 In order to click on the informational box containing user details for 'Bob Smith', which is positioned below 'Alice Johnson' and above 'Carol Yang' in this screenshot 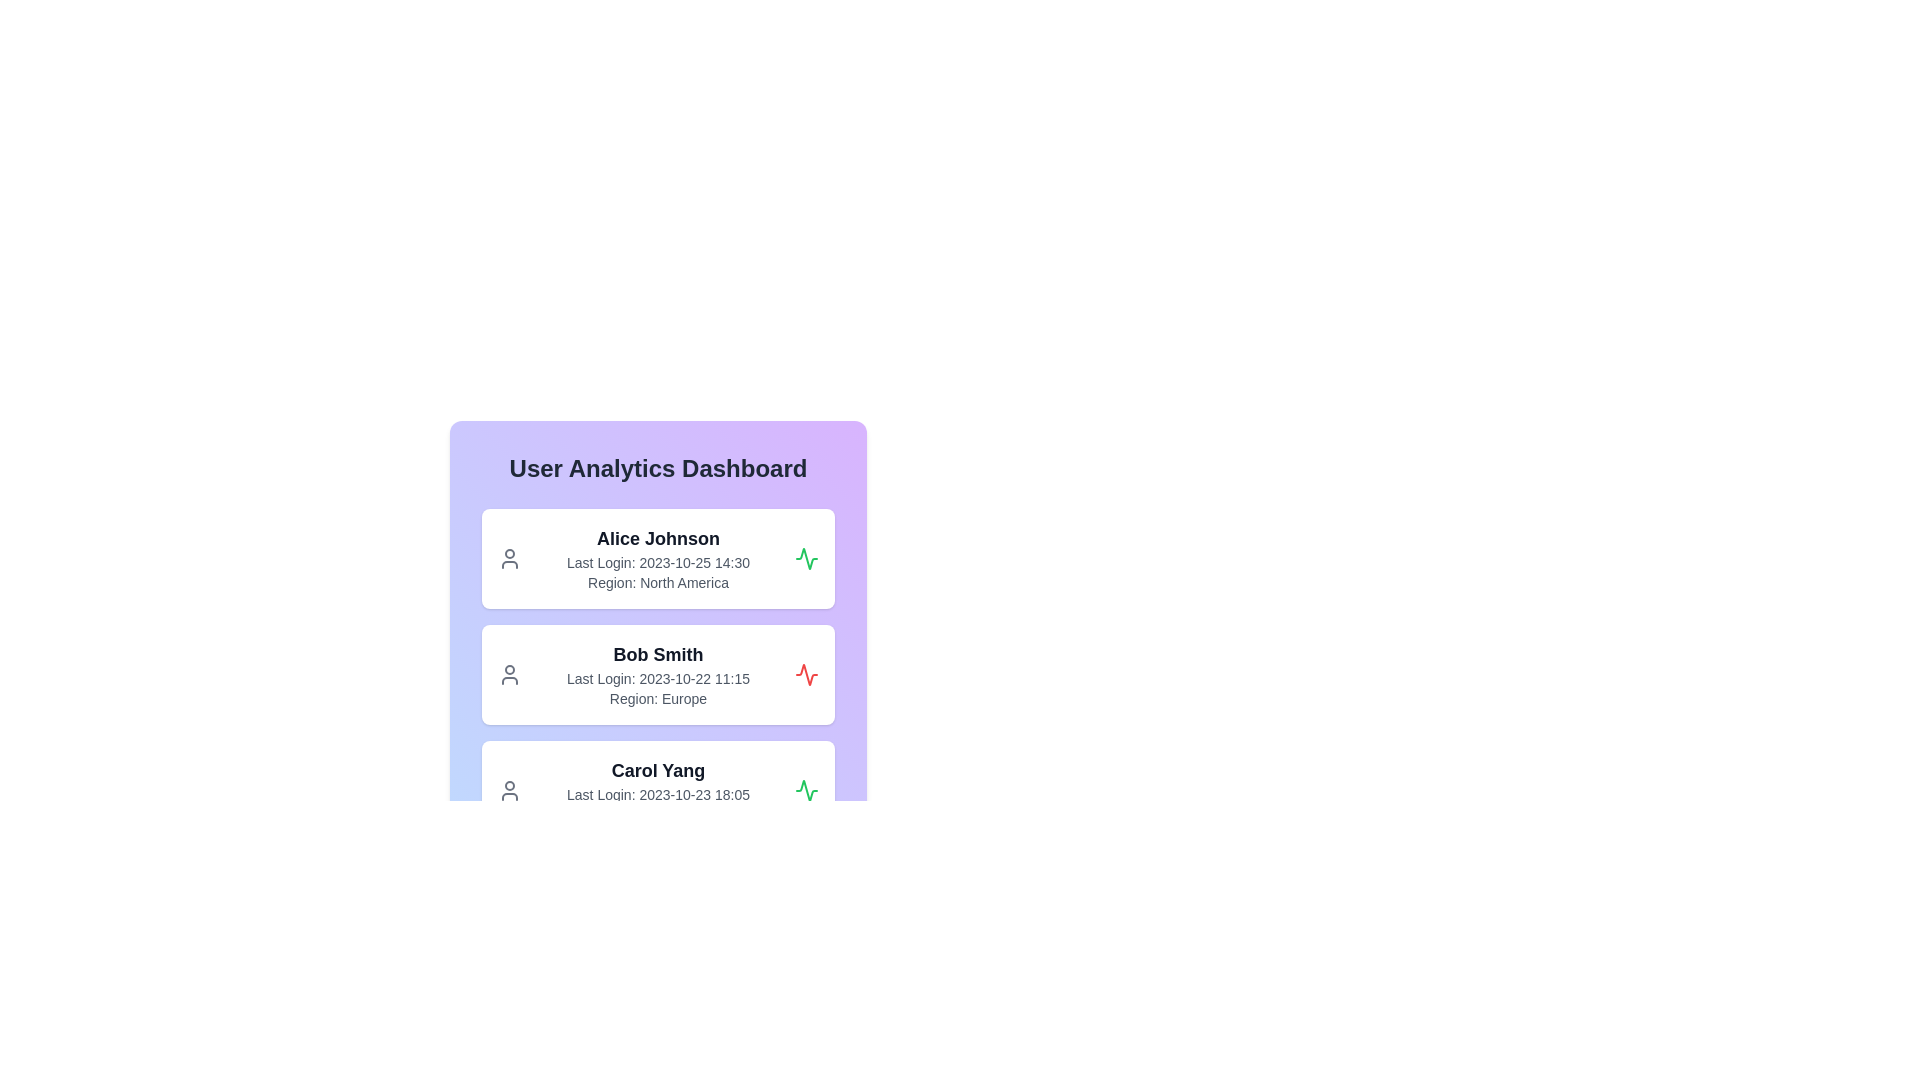, I will do `click(658, 675)`.